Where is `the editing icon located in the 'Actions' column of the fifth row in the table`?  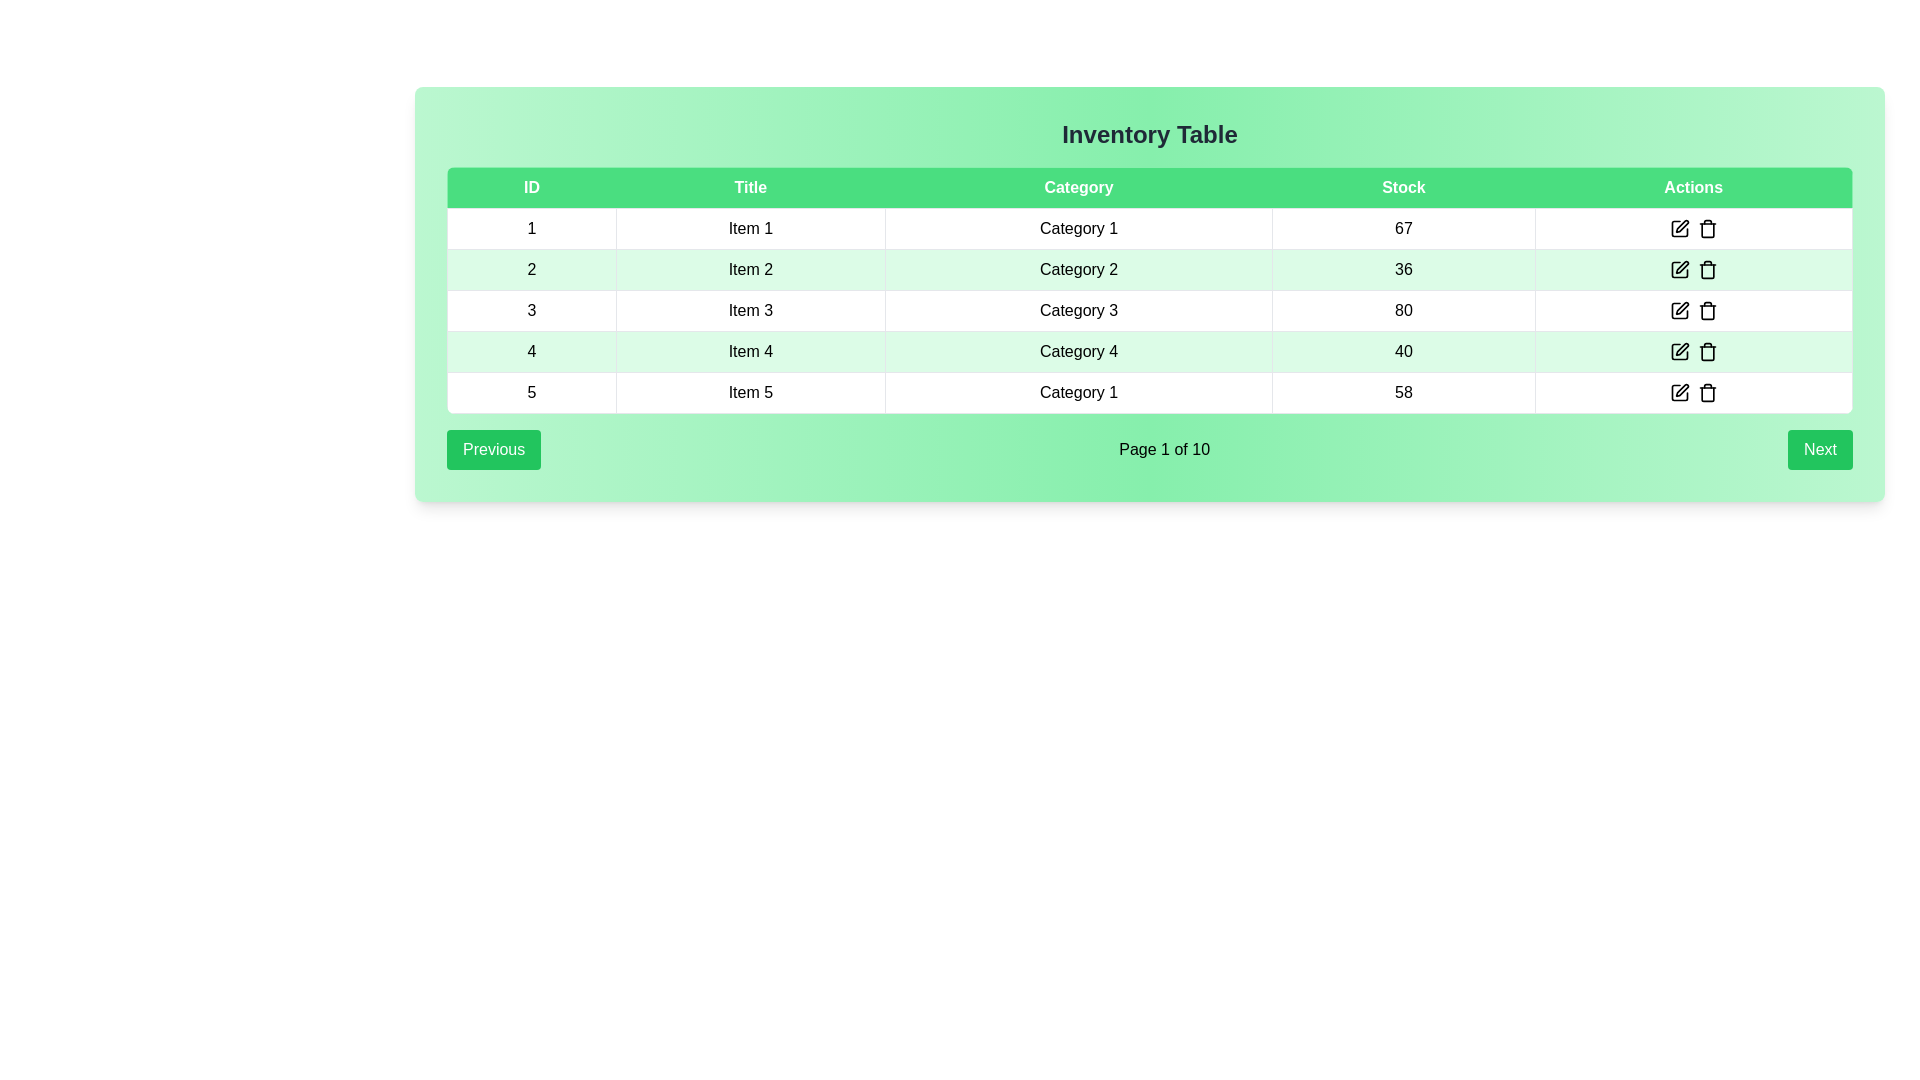
the editing icon located in the 'Actions' column of the fifth row in the table is located at coordinates (1680, 393).